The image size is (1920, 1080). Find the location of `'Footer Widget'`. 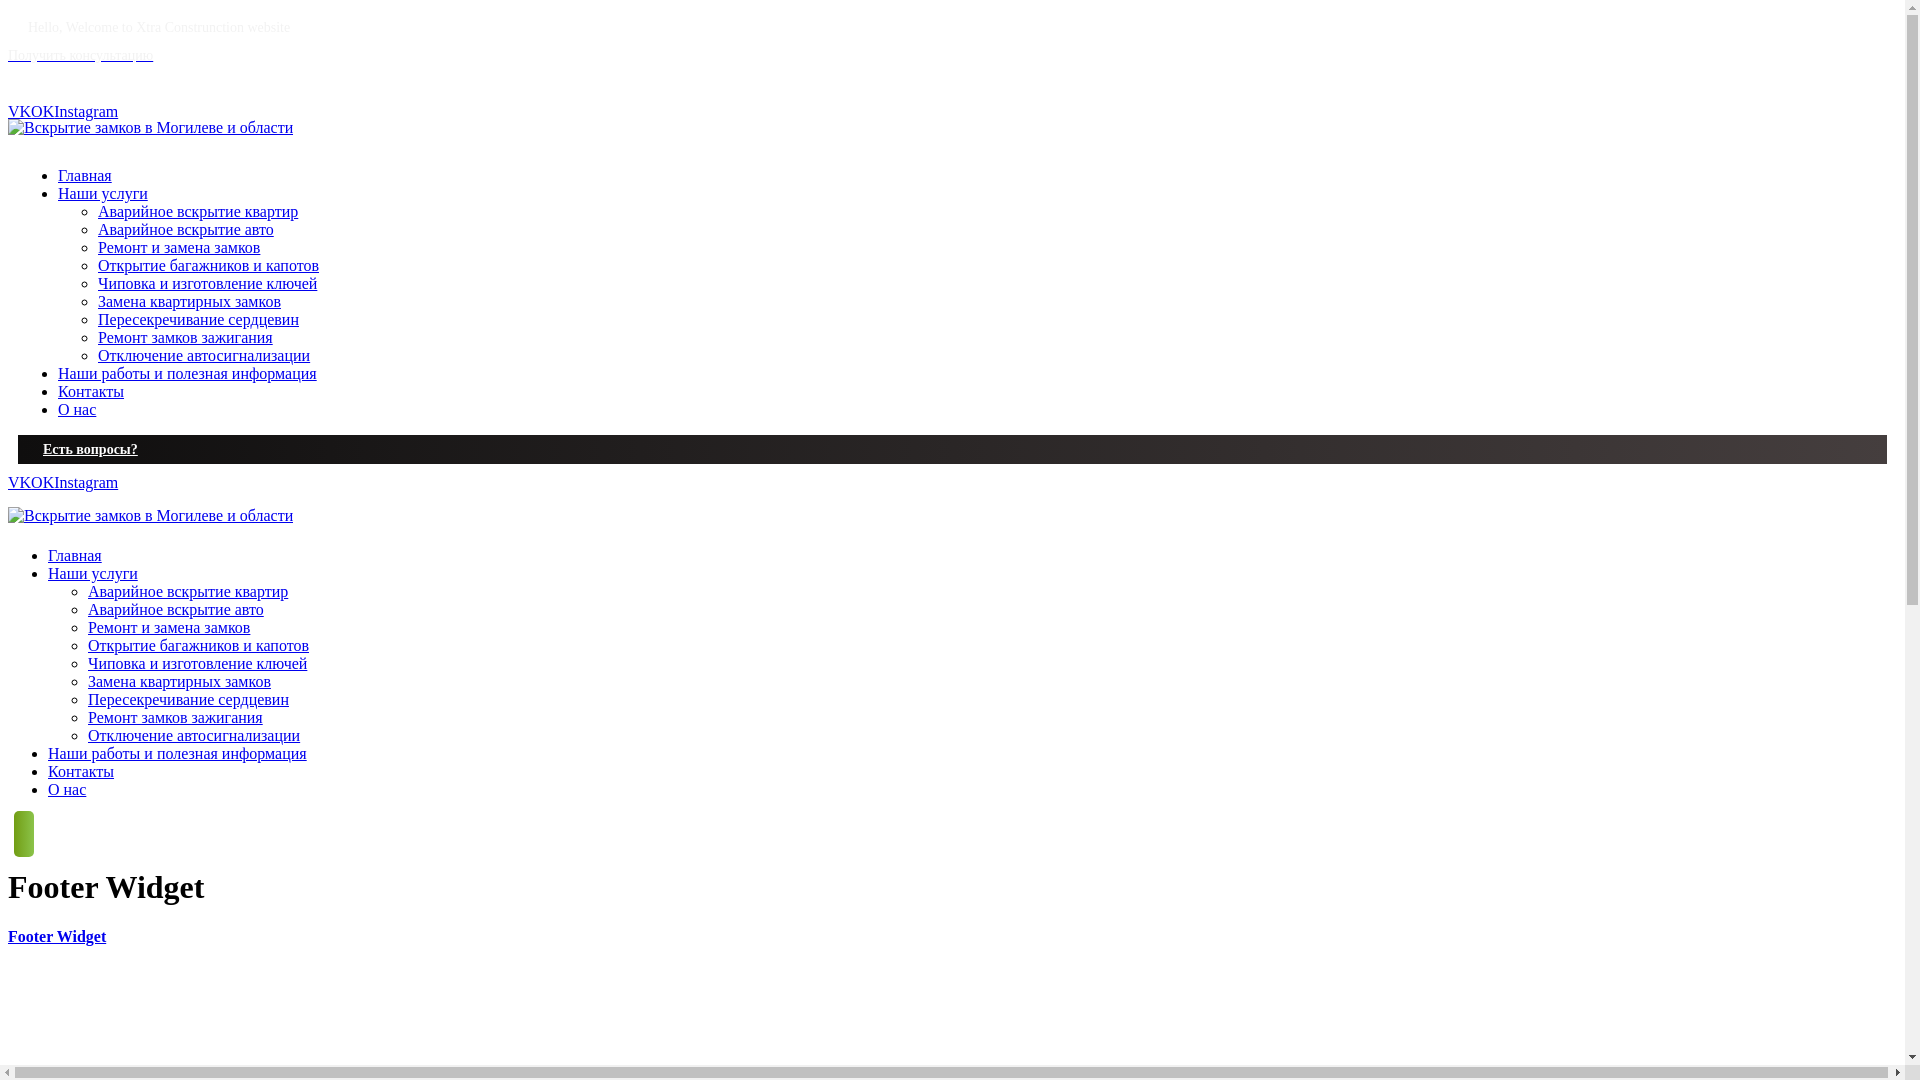

'Footer Widget' is located at coordinates (57, 936).